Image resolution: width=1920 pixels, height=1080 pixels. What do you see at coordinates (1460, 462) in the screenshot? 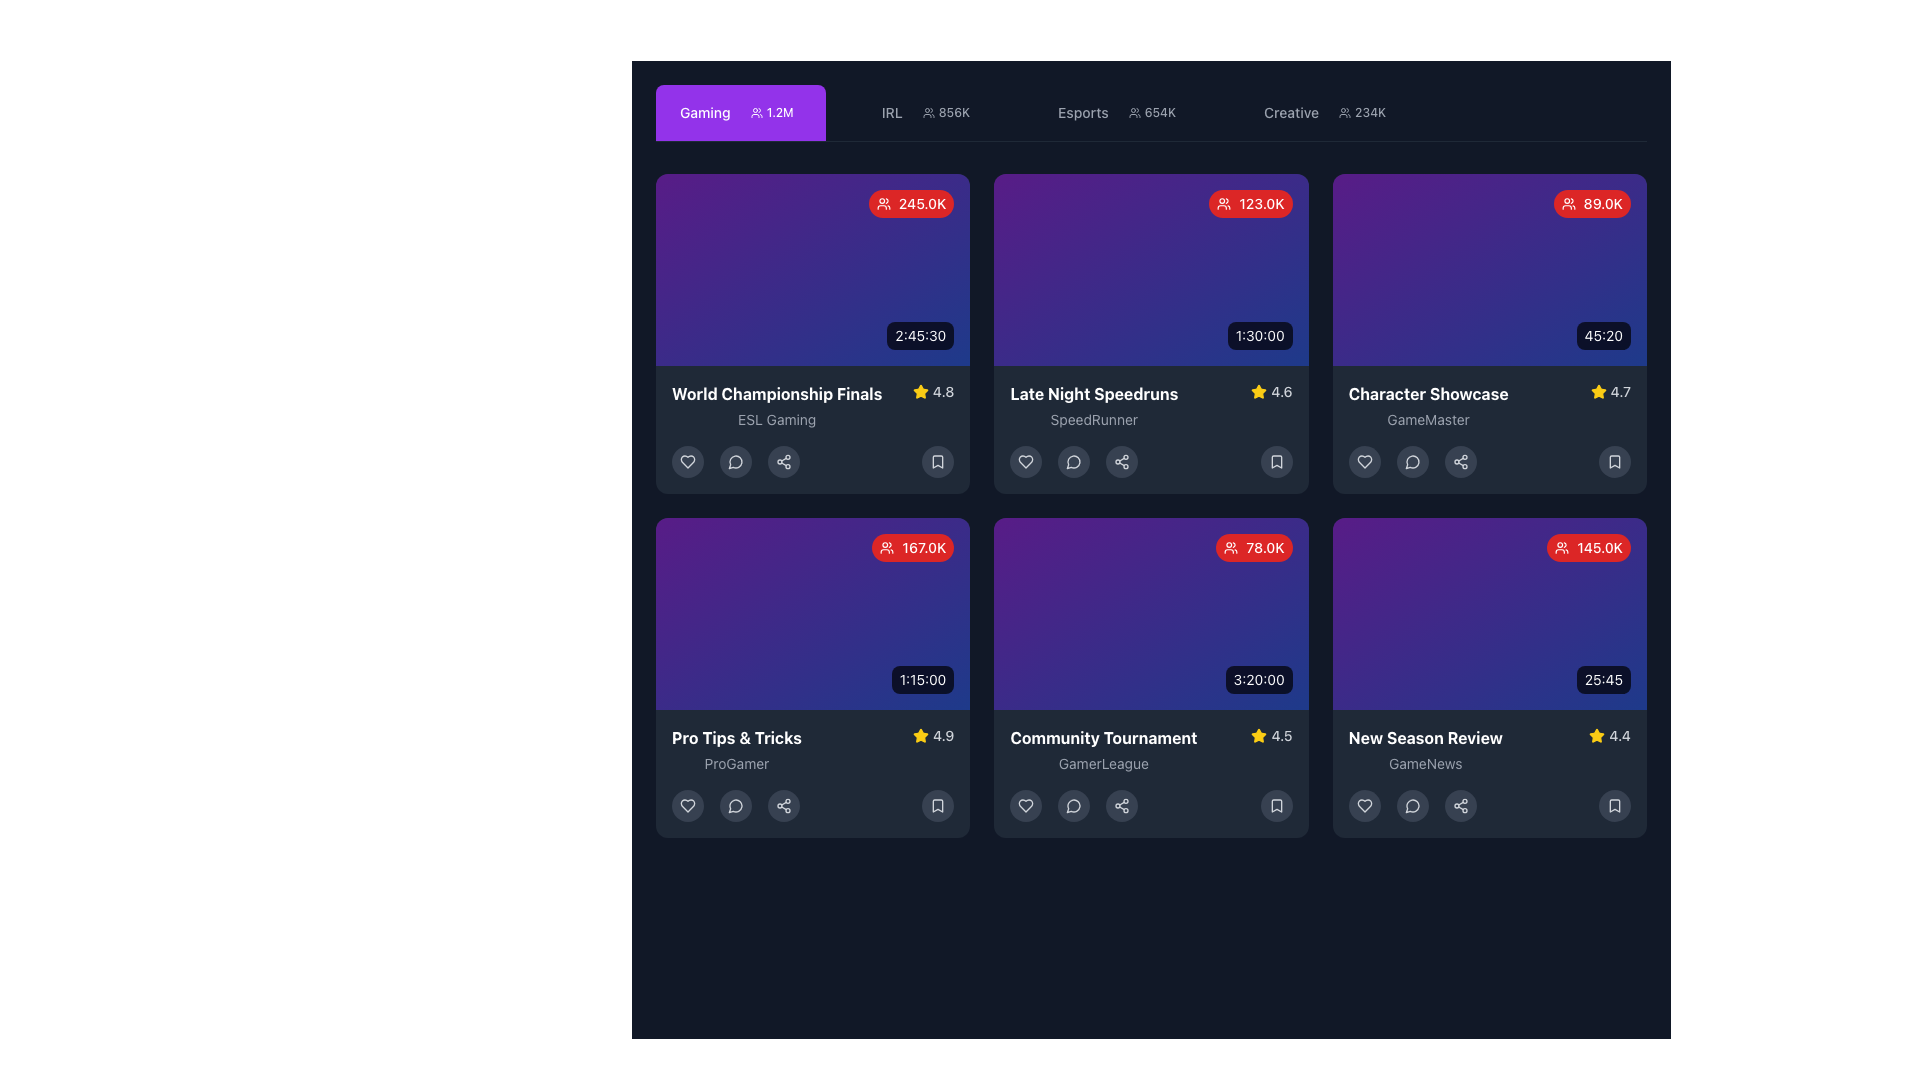
I see `the share icon button located under the 'Character Showcase' card in the second row and third column of the grid` at bounding box center [1460, 462].